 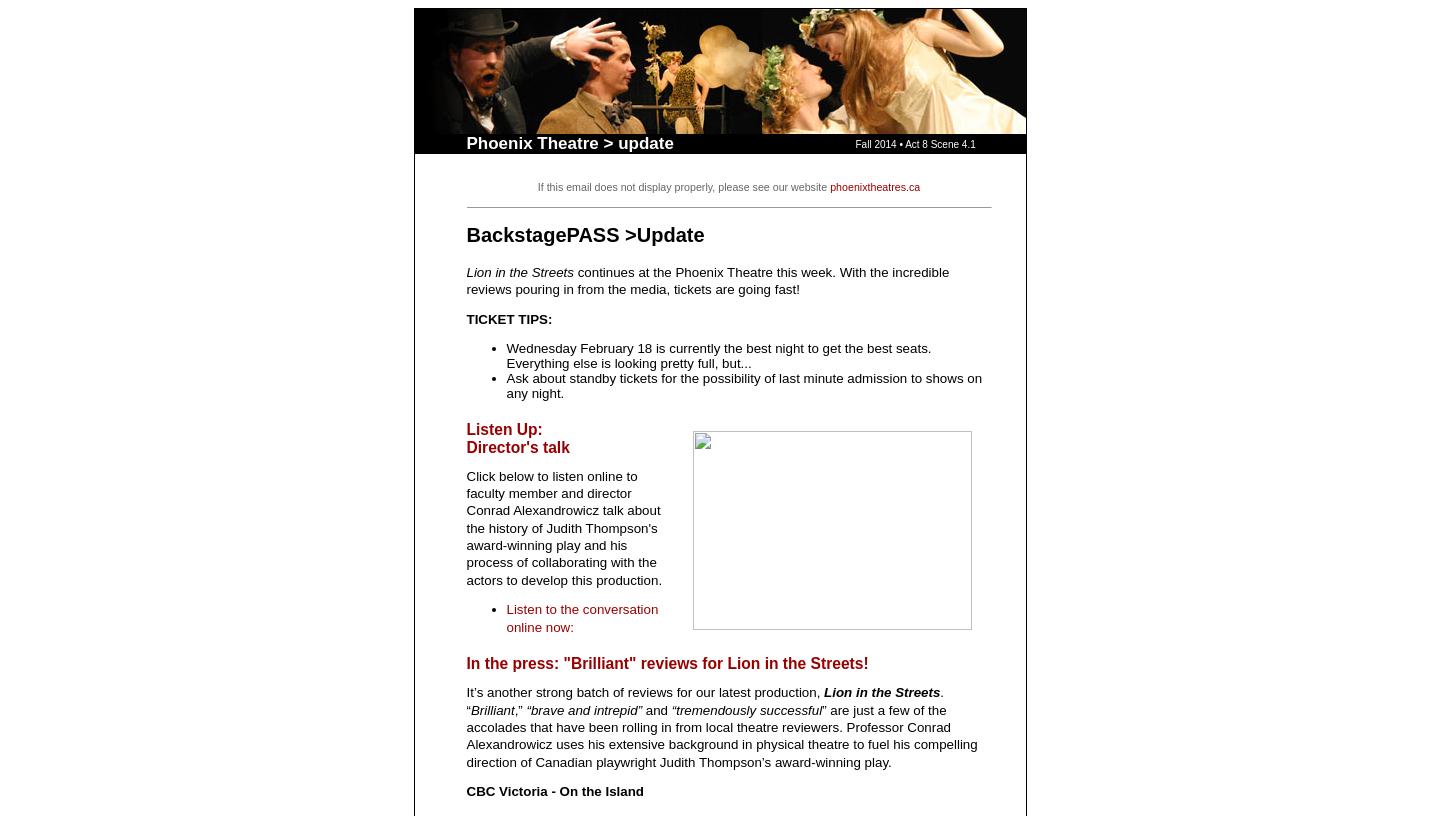 I want to click on 'Ask about standby tickets for the possibility of last minute admission to shows on any night.', so click(x=743, y=385).